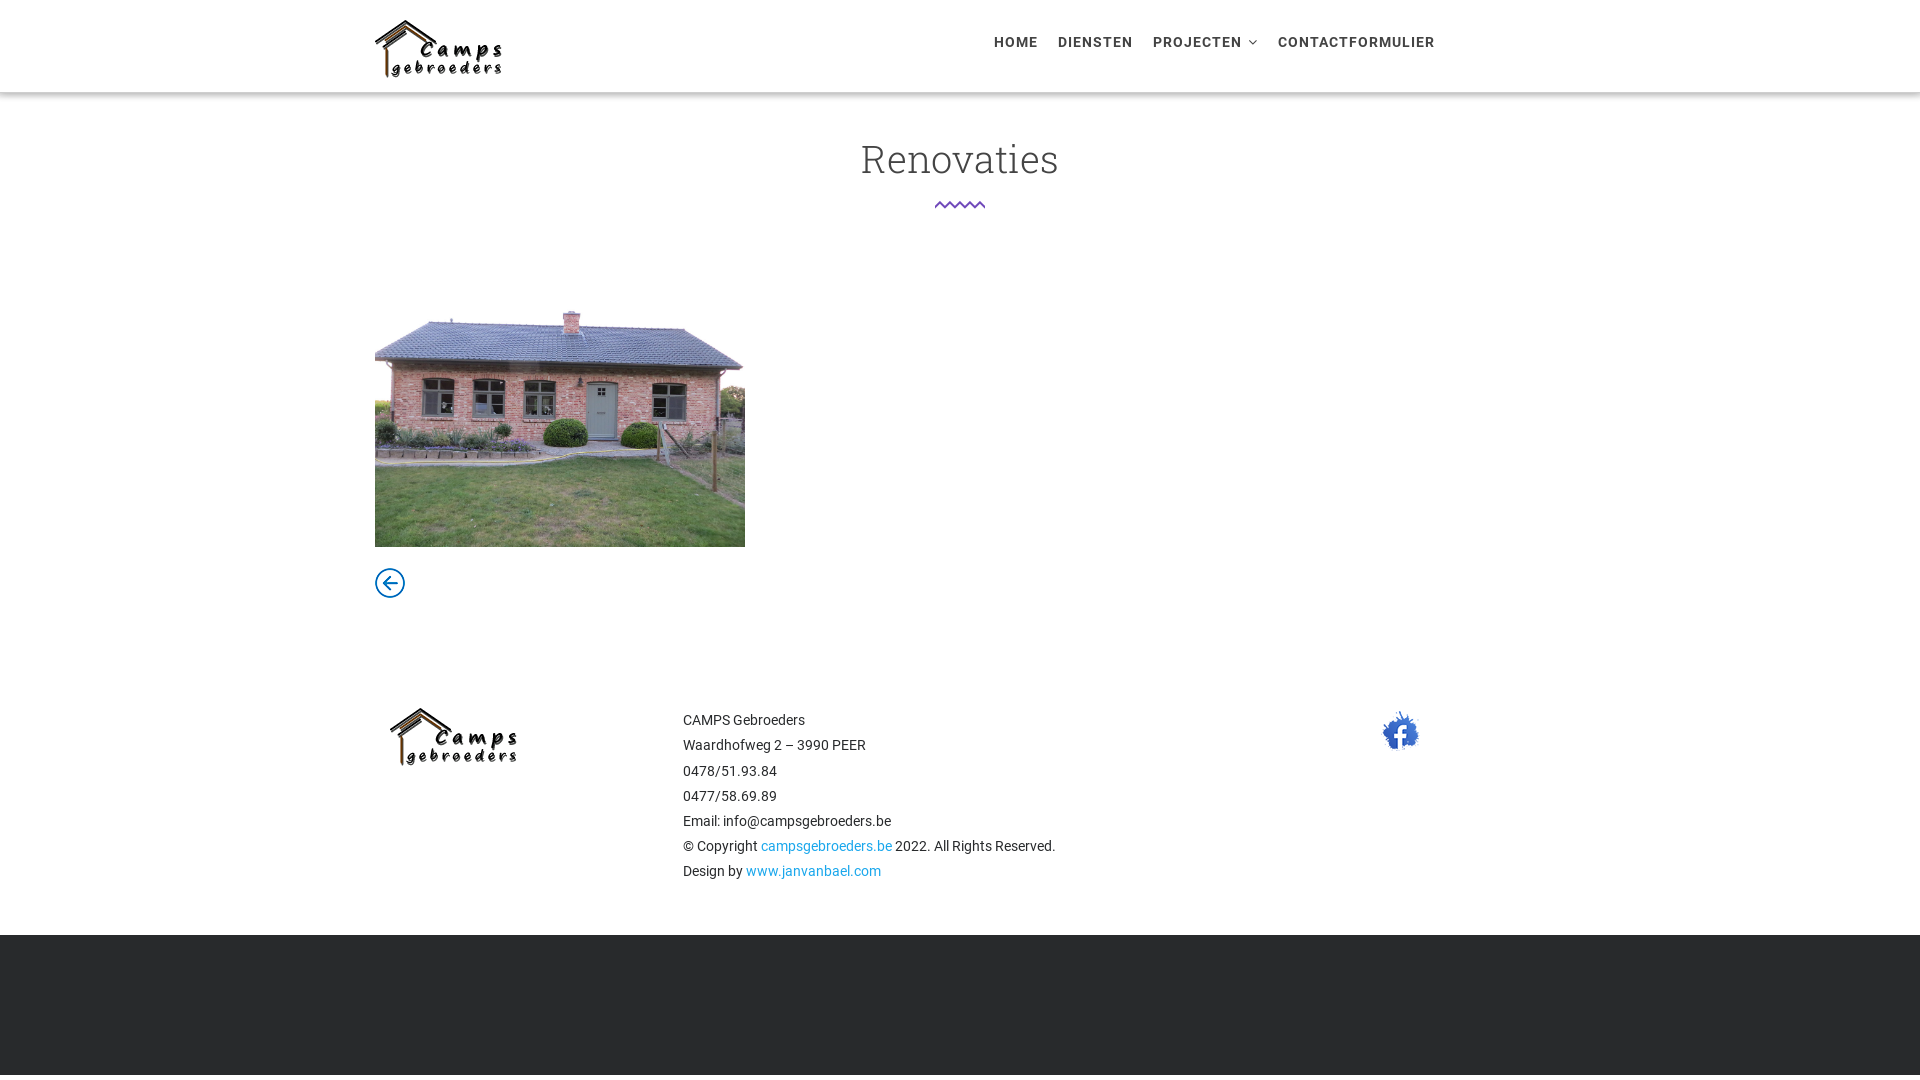 This screenshot has height=1080, width=1920. Describe the element at coordinates (445, 45) in the screenshot. I see `'Home'` at that location.